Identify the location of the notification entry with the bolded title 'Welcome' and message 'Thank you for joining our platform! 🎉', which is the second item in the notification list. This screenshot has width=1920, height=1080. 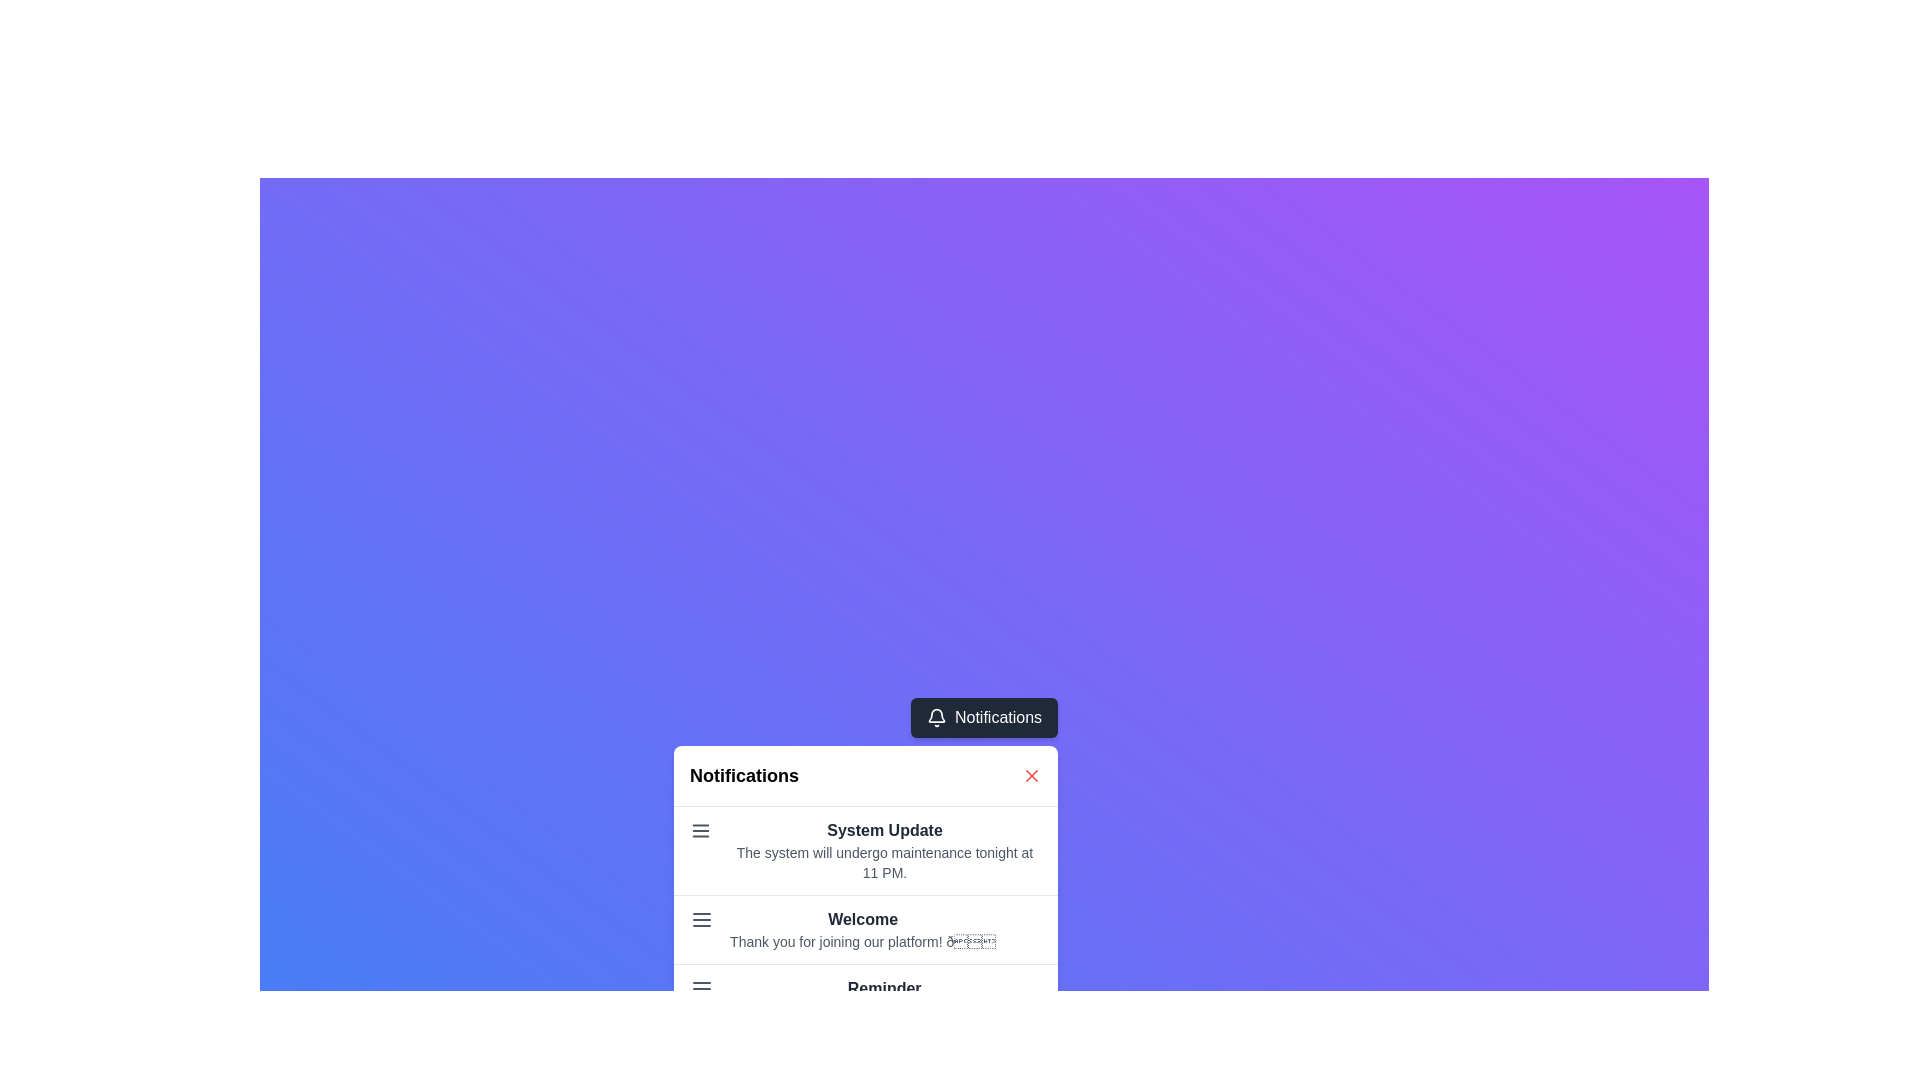
(866, 929).